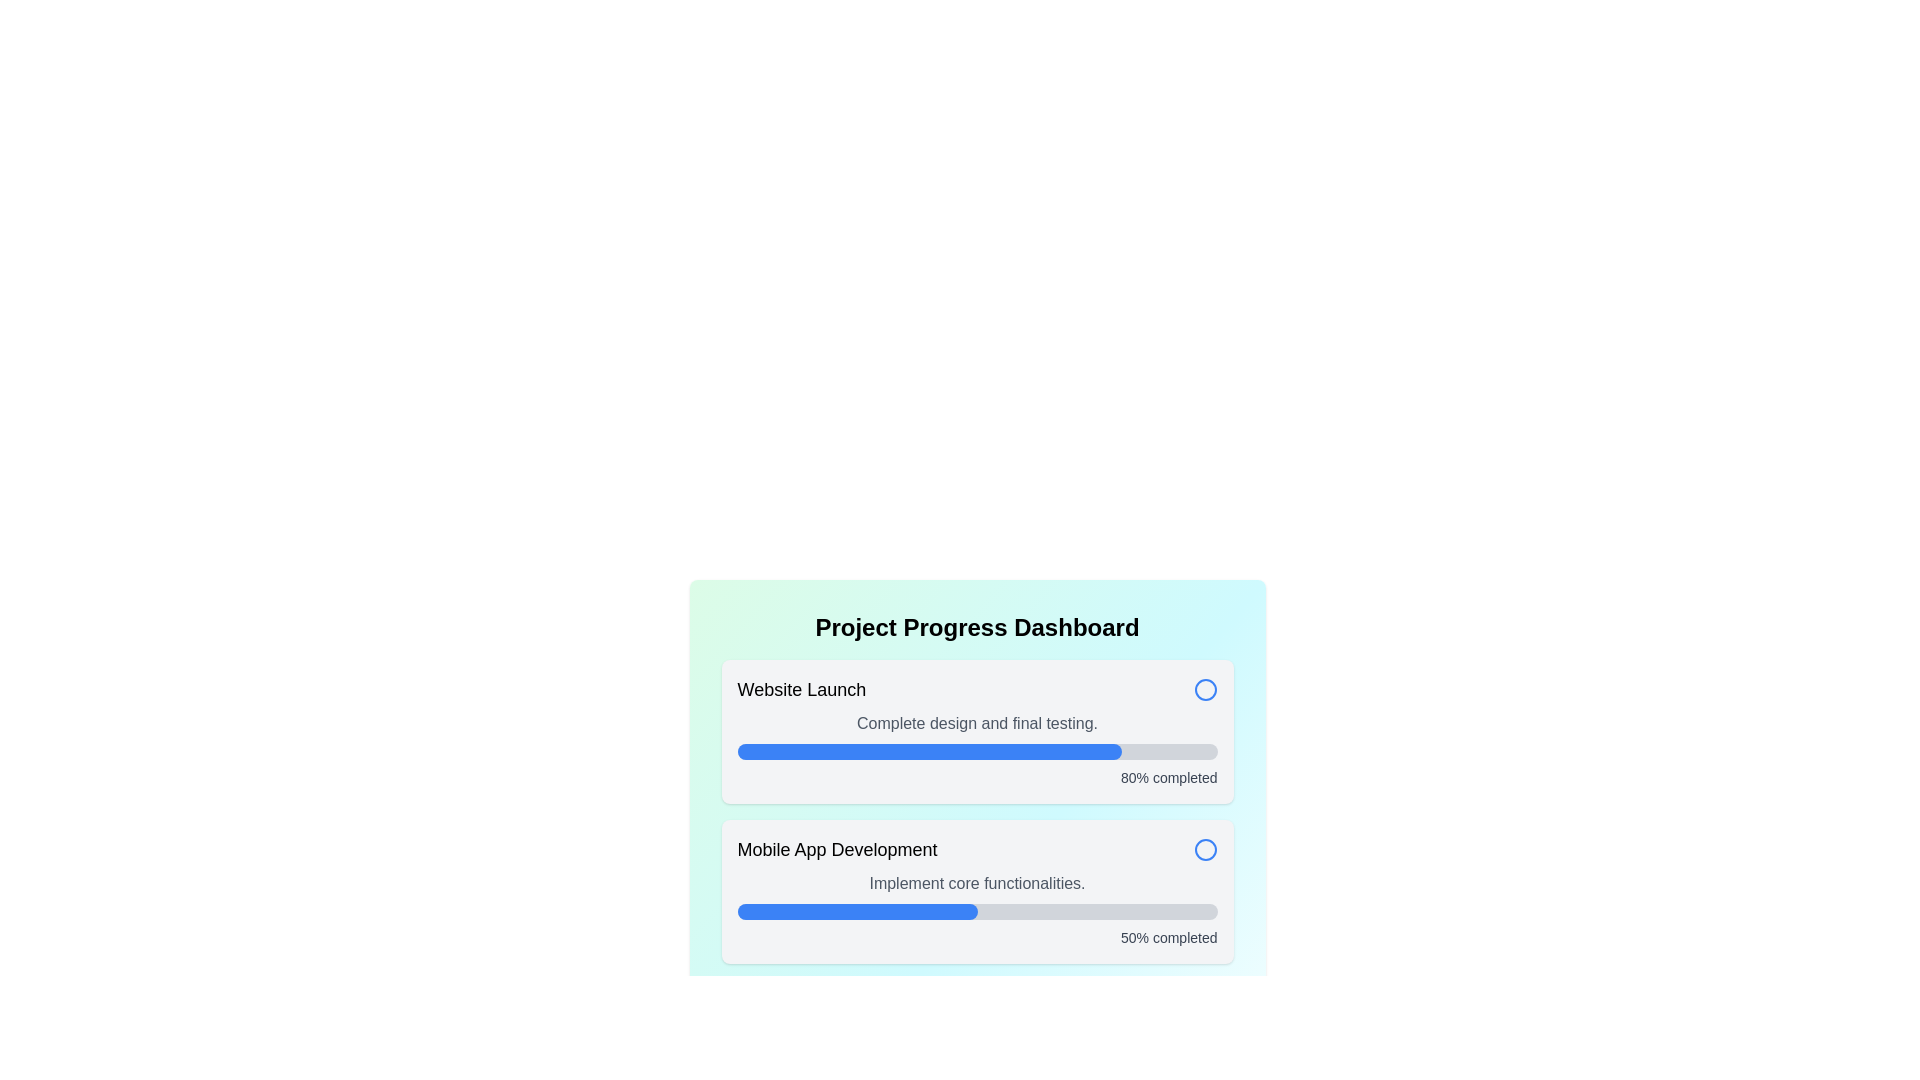  I want to click on descriptive text label that provides additional details or instructions related to 'Mobile App Development', located below the title and above the progress bar, so click(977, 882).